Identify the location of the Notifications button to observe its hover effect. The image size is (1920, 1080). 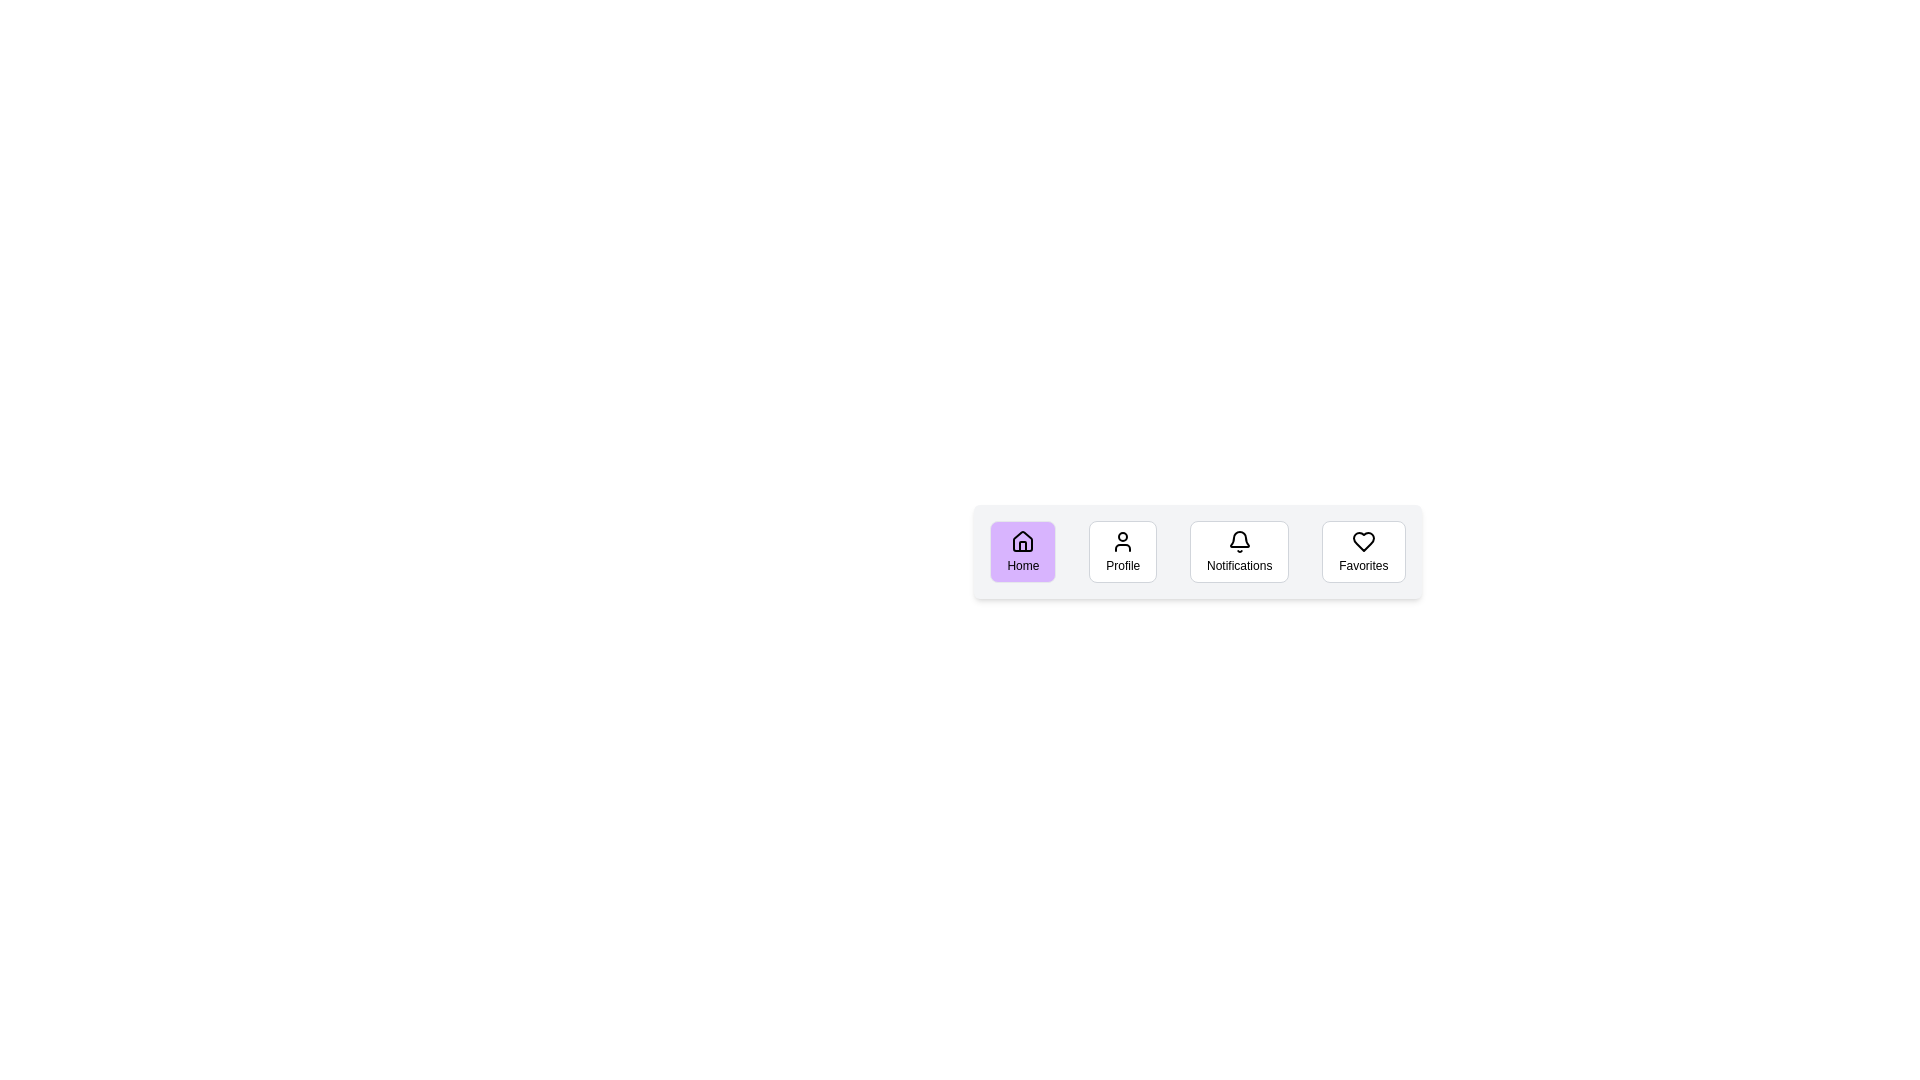
(1238, 551).